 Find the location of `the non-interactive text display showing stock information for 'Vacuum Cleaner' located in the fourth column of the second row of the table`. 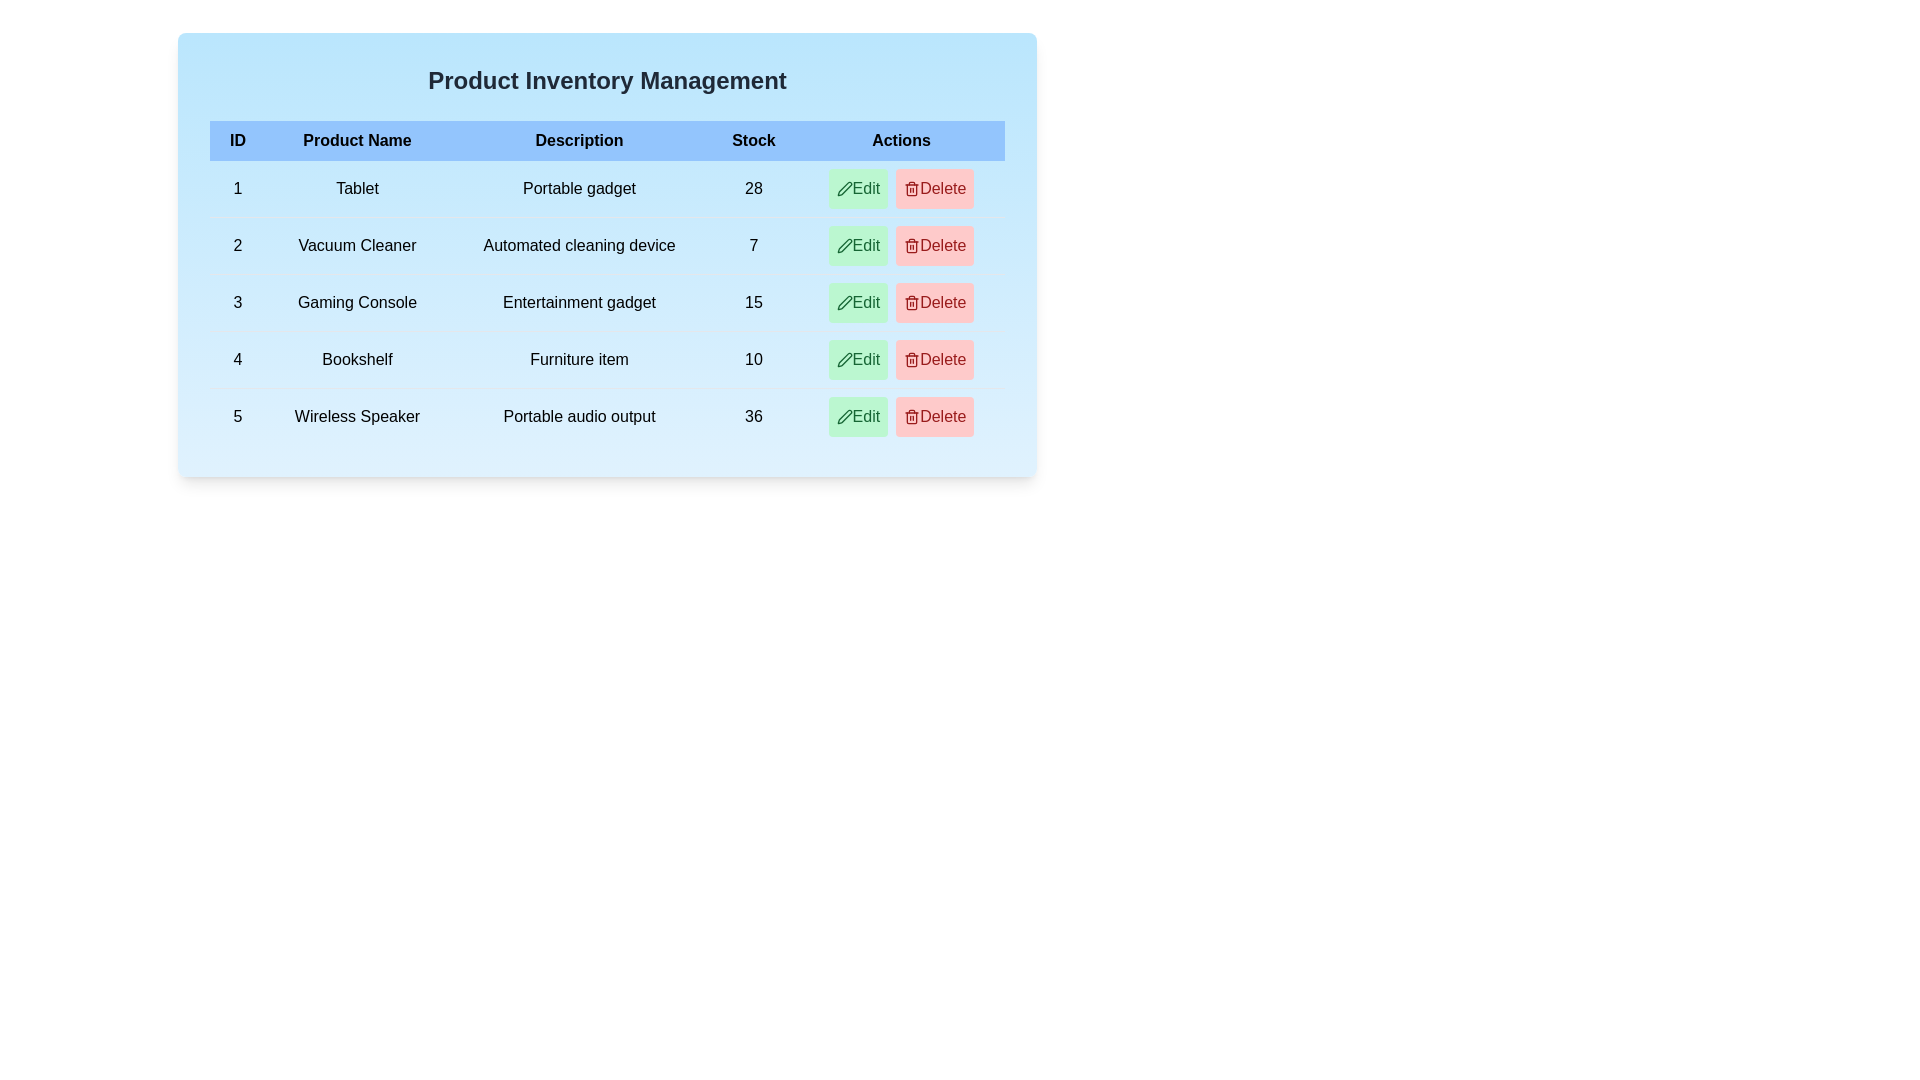

the non-interactive text display showing stock information for 'Vacuum Cleaner' located in the fourth column of the second row of the table is located at coordinates (752, 245).